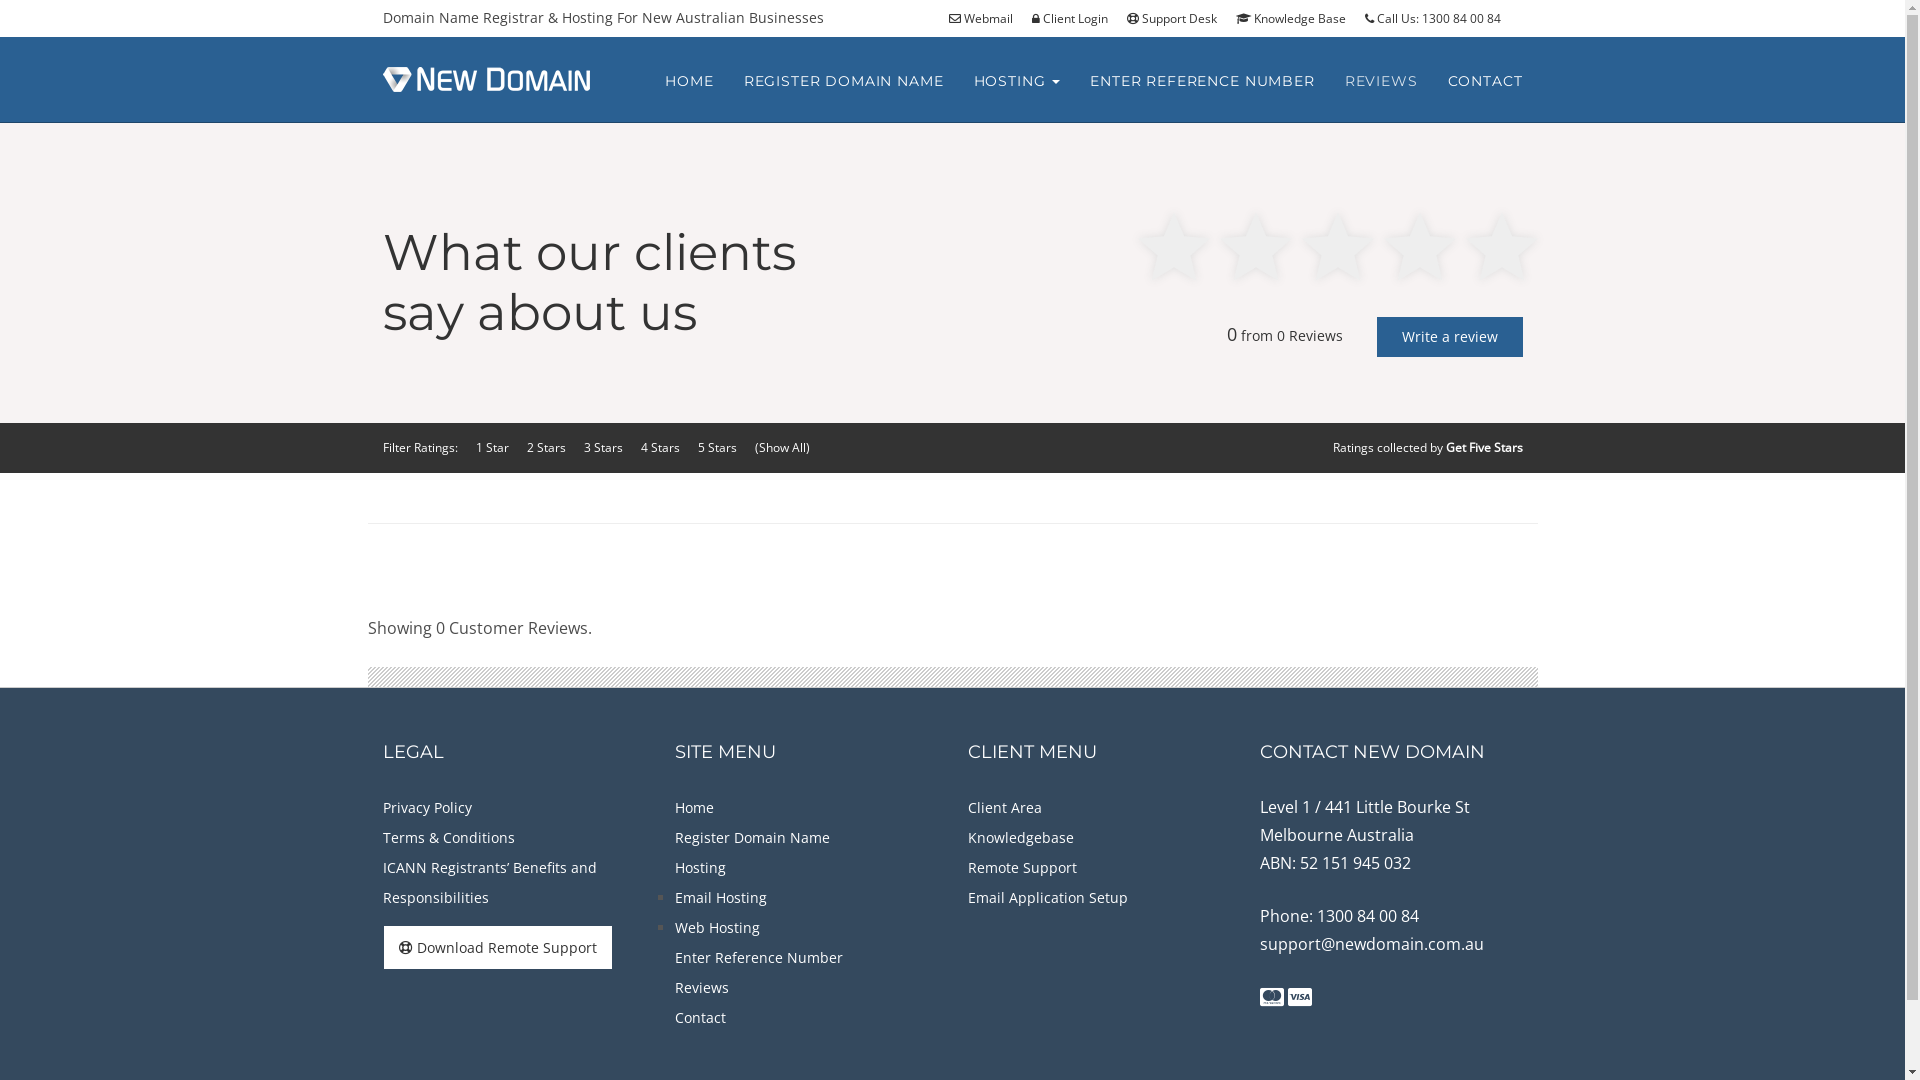 Image resolution: width=1920 pixels, height=1080 pixels. I want to click on 'Email Application Setup', so click(1046, 896).